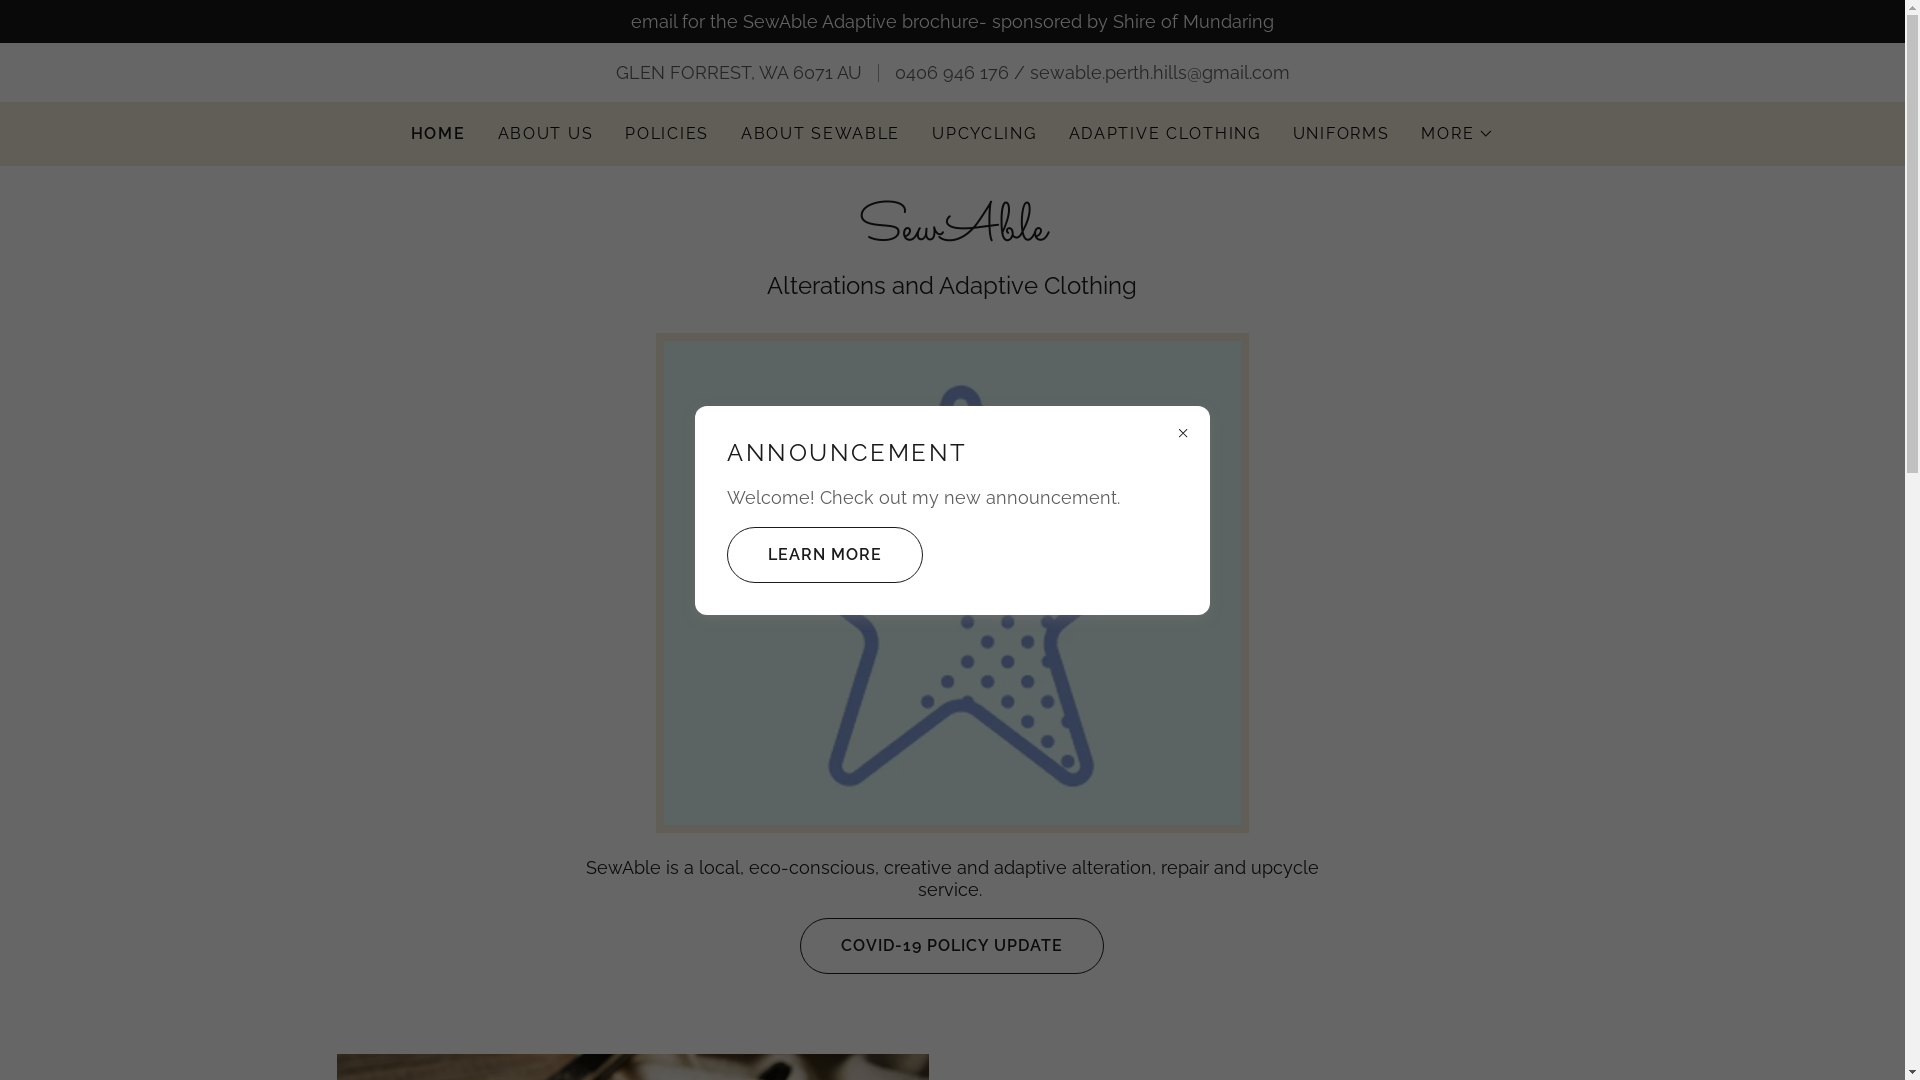  Describe the element at coordinates (820, 134) in the screenshot. I see `'ABOUT SEWABLE'` at that location.